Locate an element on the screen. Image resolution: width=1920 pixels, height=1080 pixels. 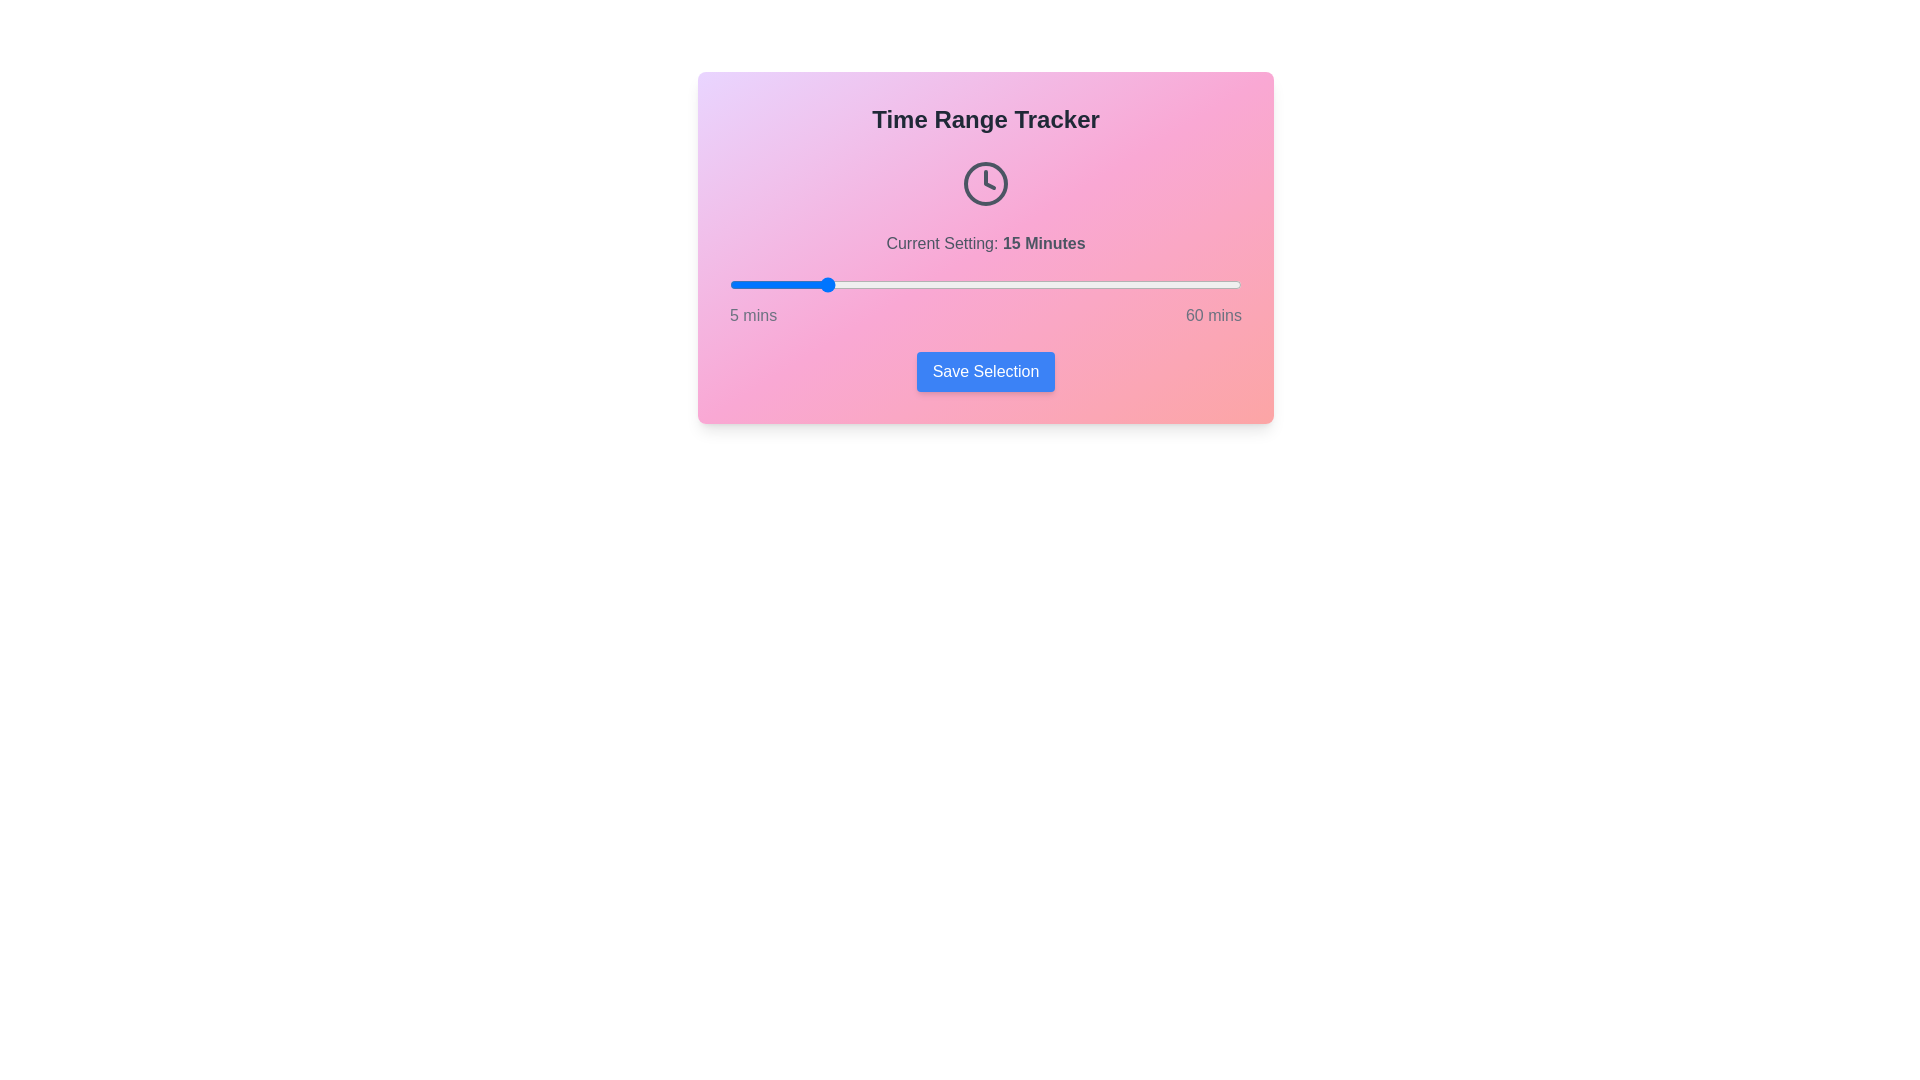
the 'Save Selection' button is located at coordinates (985, 371).